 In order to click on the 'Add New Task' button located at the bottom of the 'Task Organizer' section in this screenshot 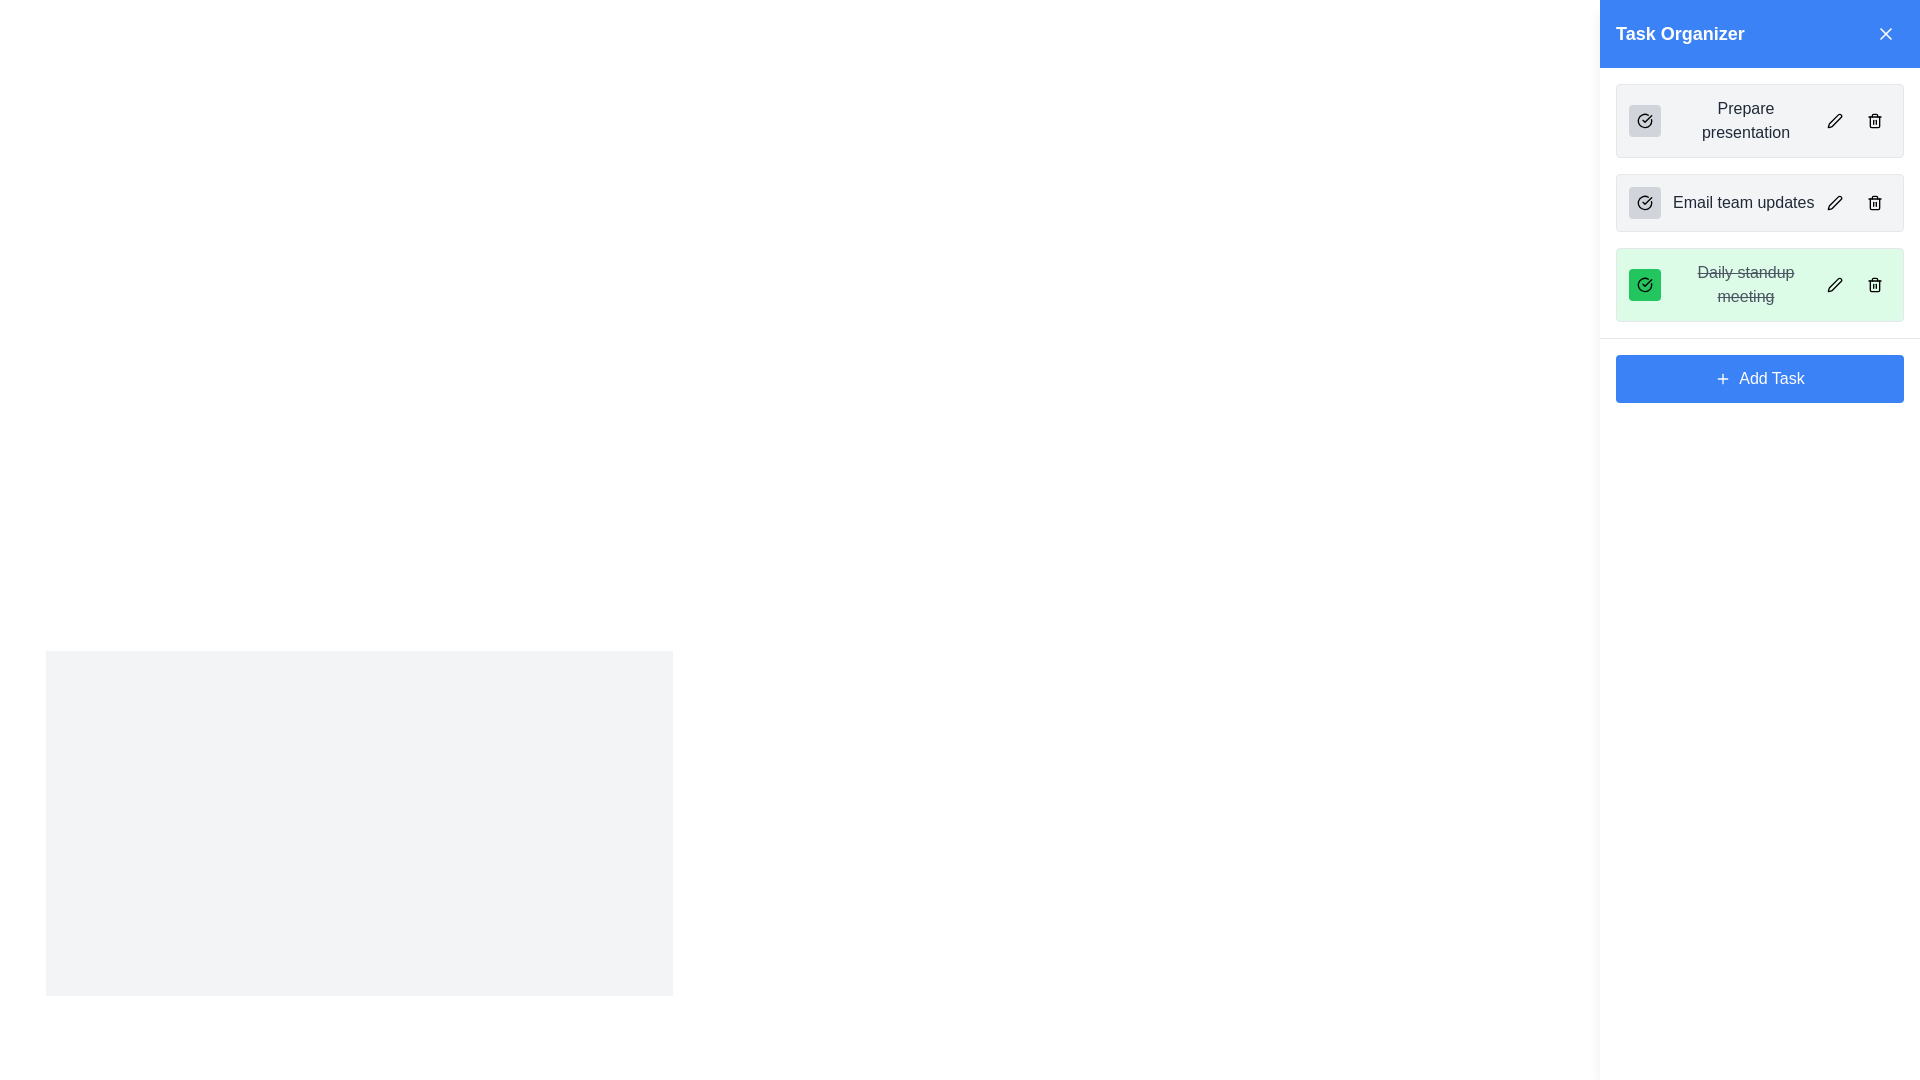, I will do `click(1771, 378)`.